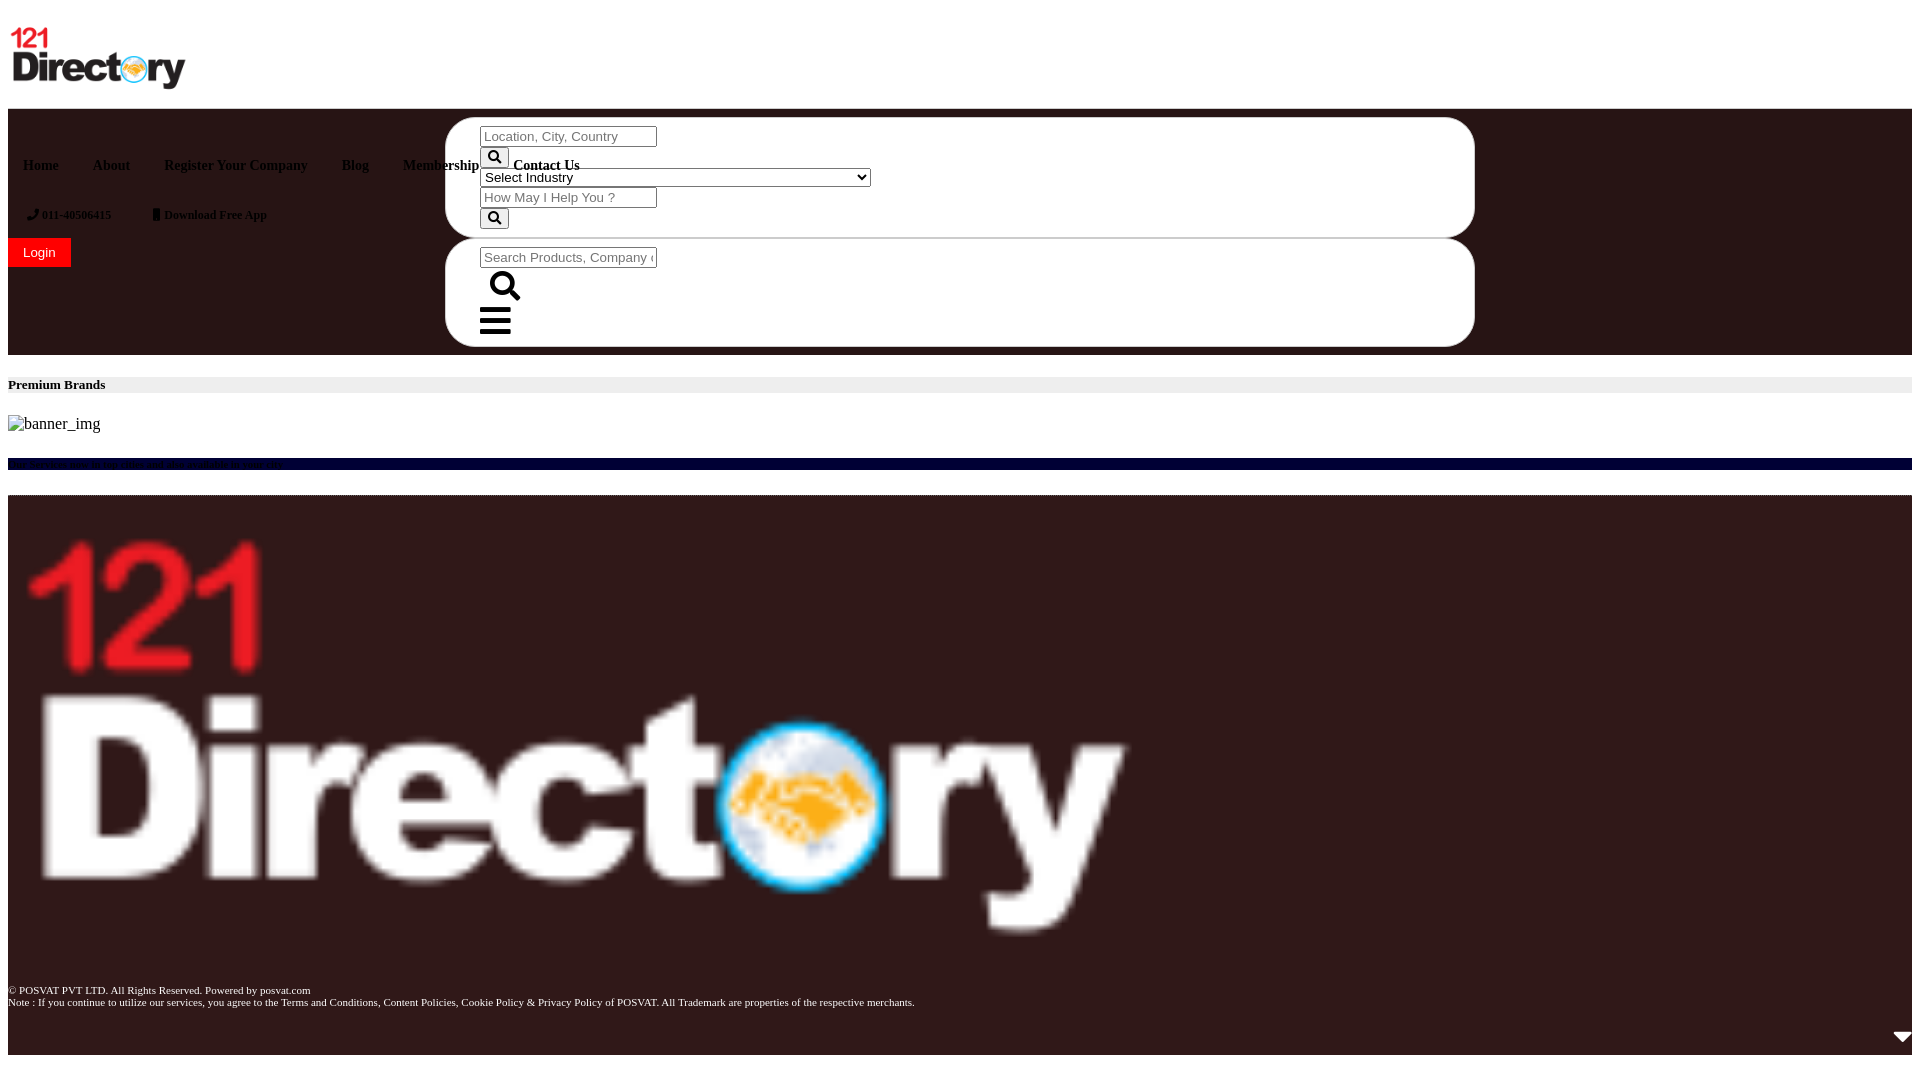 This screenshot has width=1920, height=1080. What do you see at coordinates (110, 164) in the screenshot?
I see `'About'` at bounding box center [110, 164].